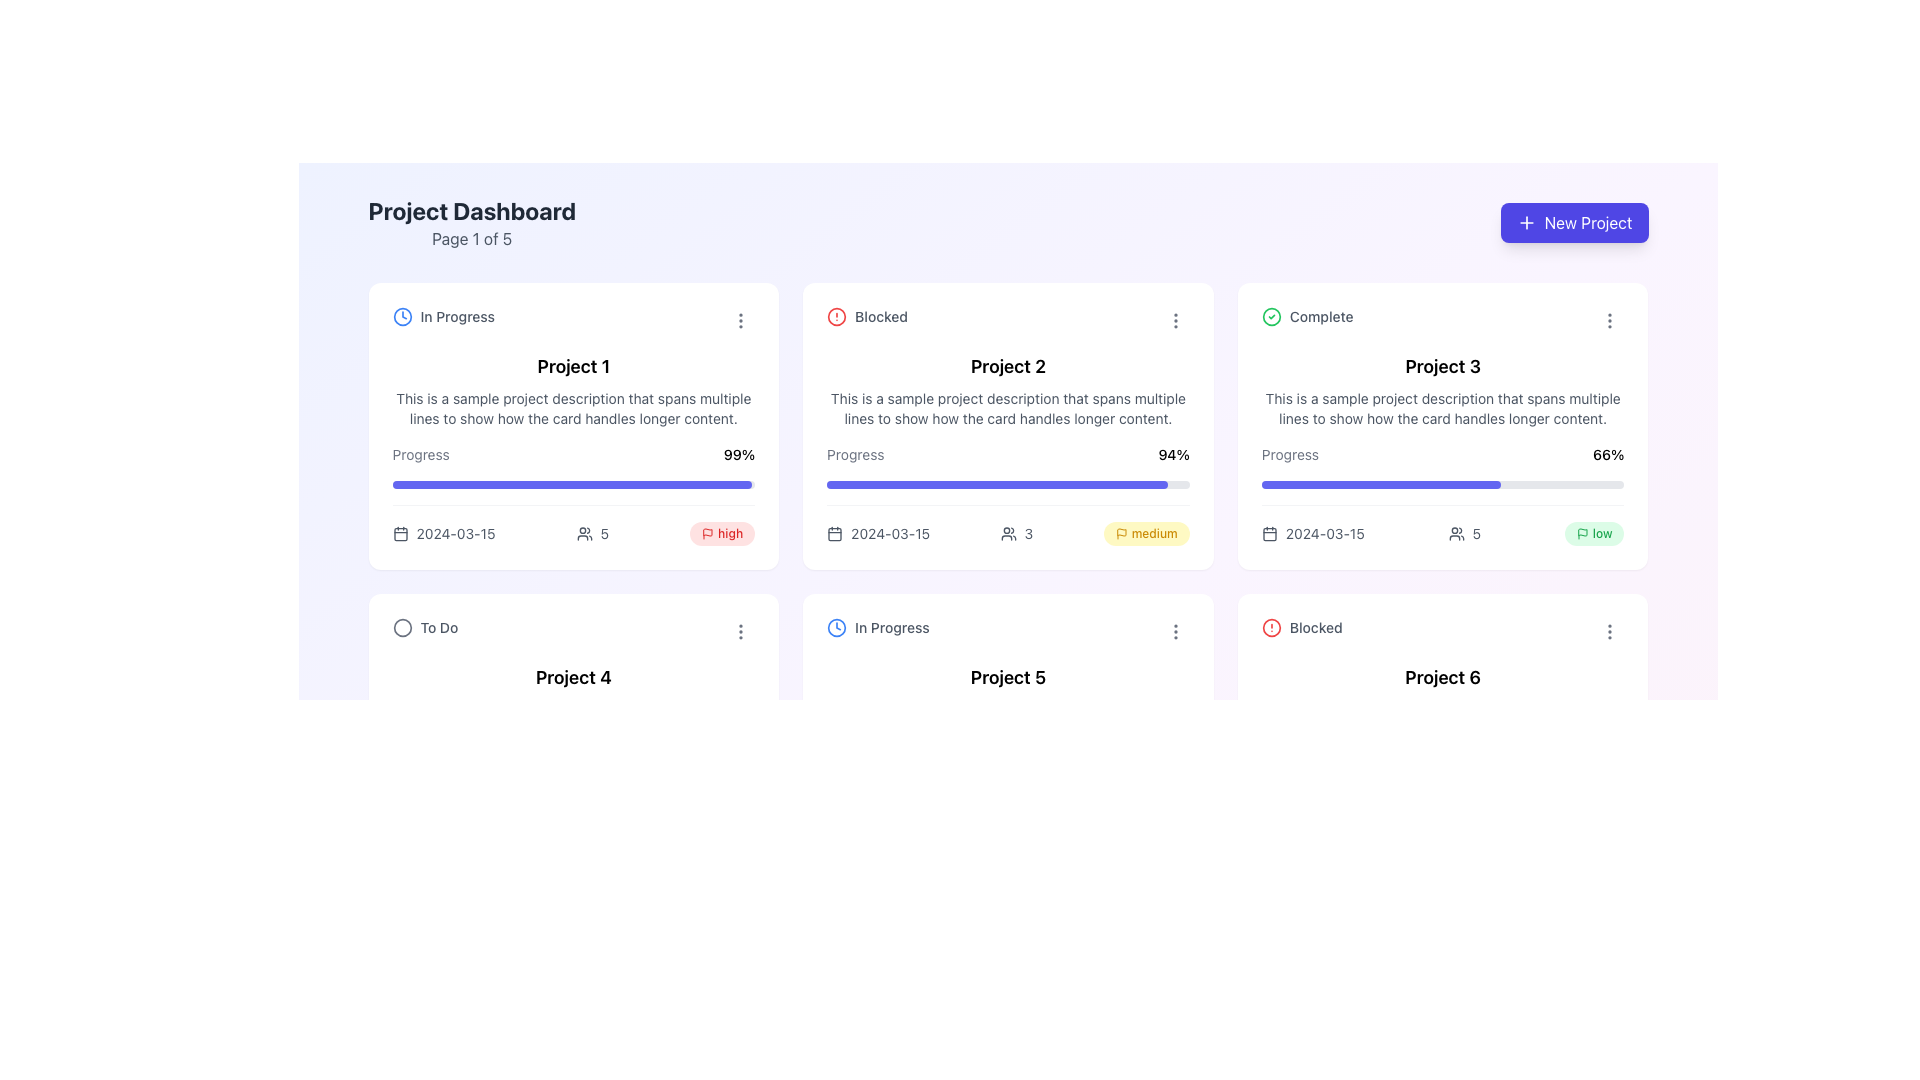 The height and width of the screenshot is (1080, 1920). Describe the element at coordinates (855, 455) in the screenshot. I see `label text that describes the purpose of the adjacent progress bar in the 'Blocked' section of the 'Project 2' card, located at the bottom left corner, just above a horizontal progress bar` at that location.